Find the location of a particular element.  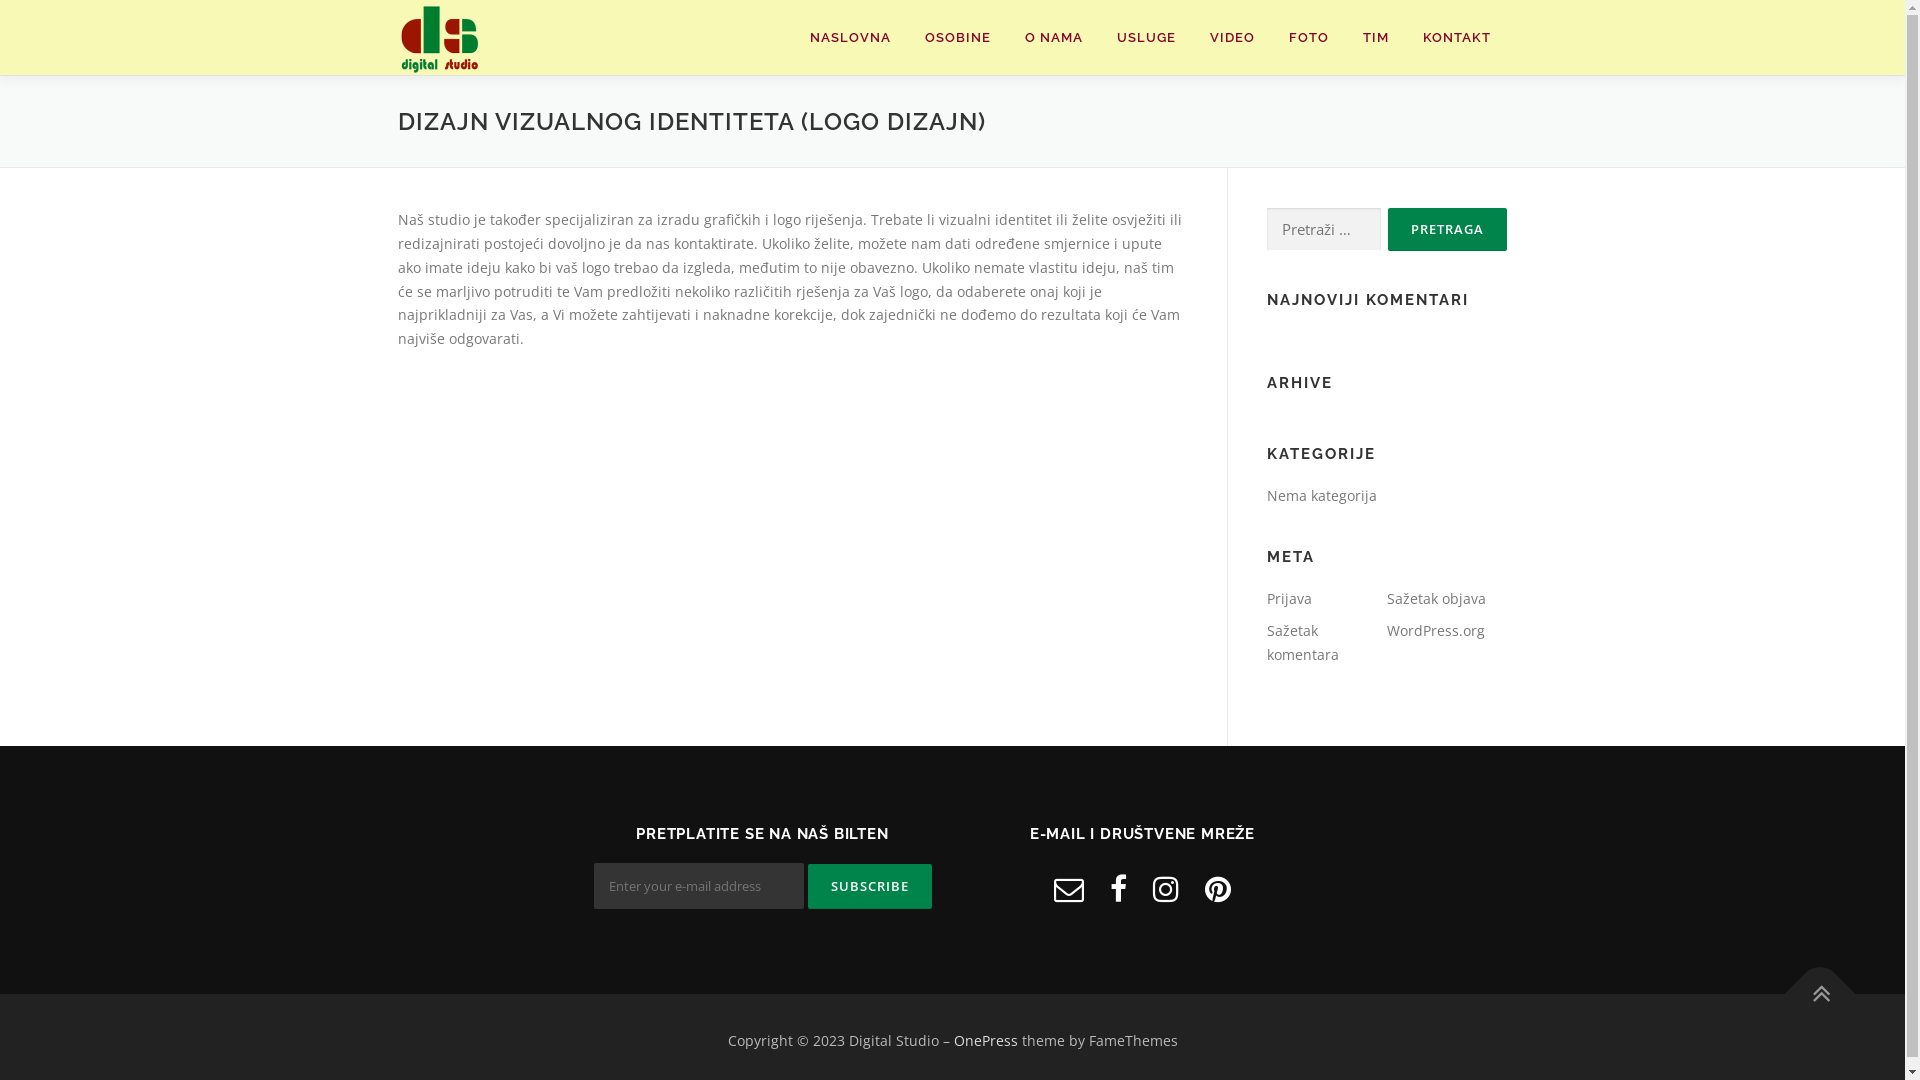

'Instagram' is located at coordinates (1166, 887).